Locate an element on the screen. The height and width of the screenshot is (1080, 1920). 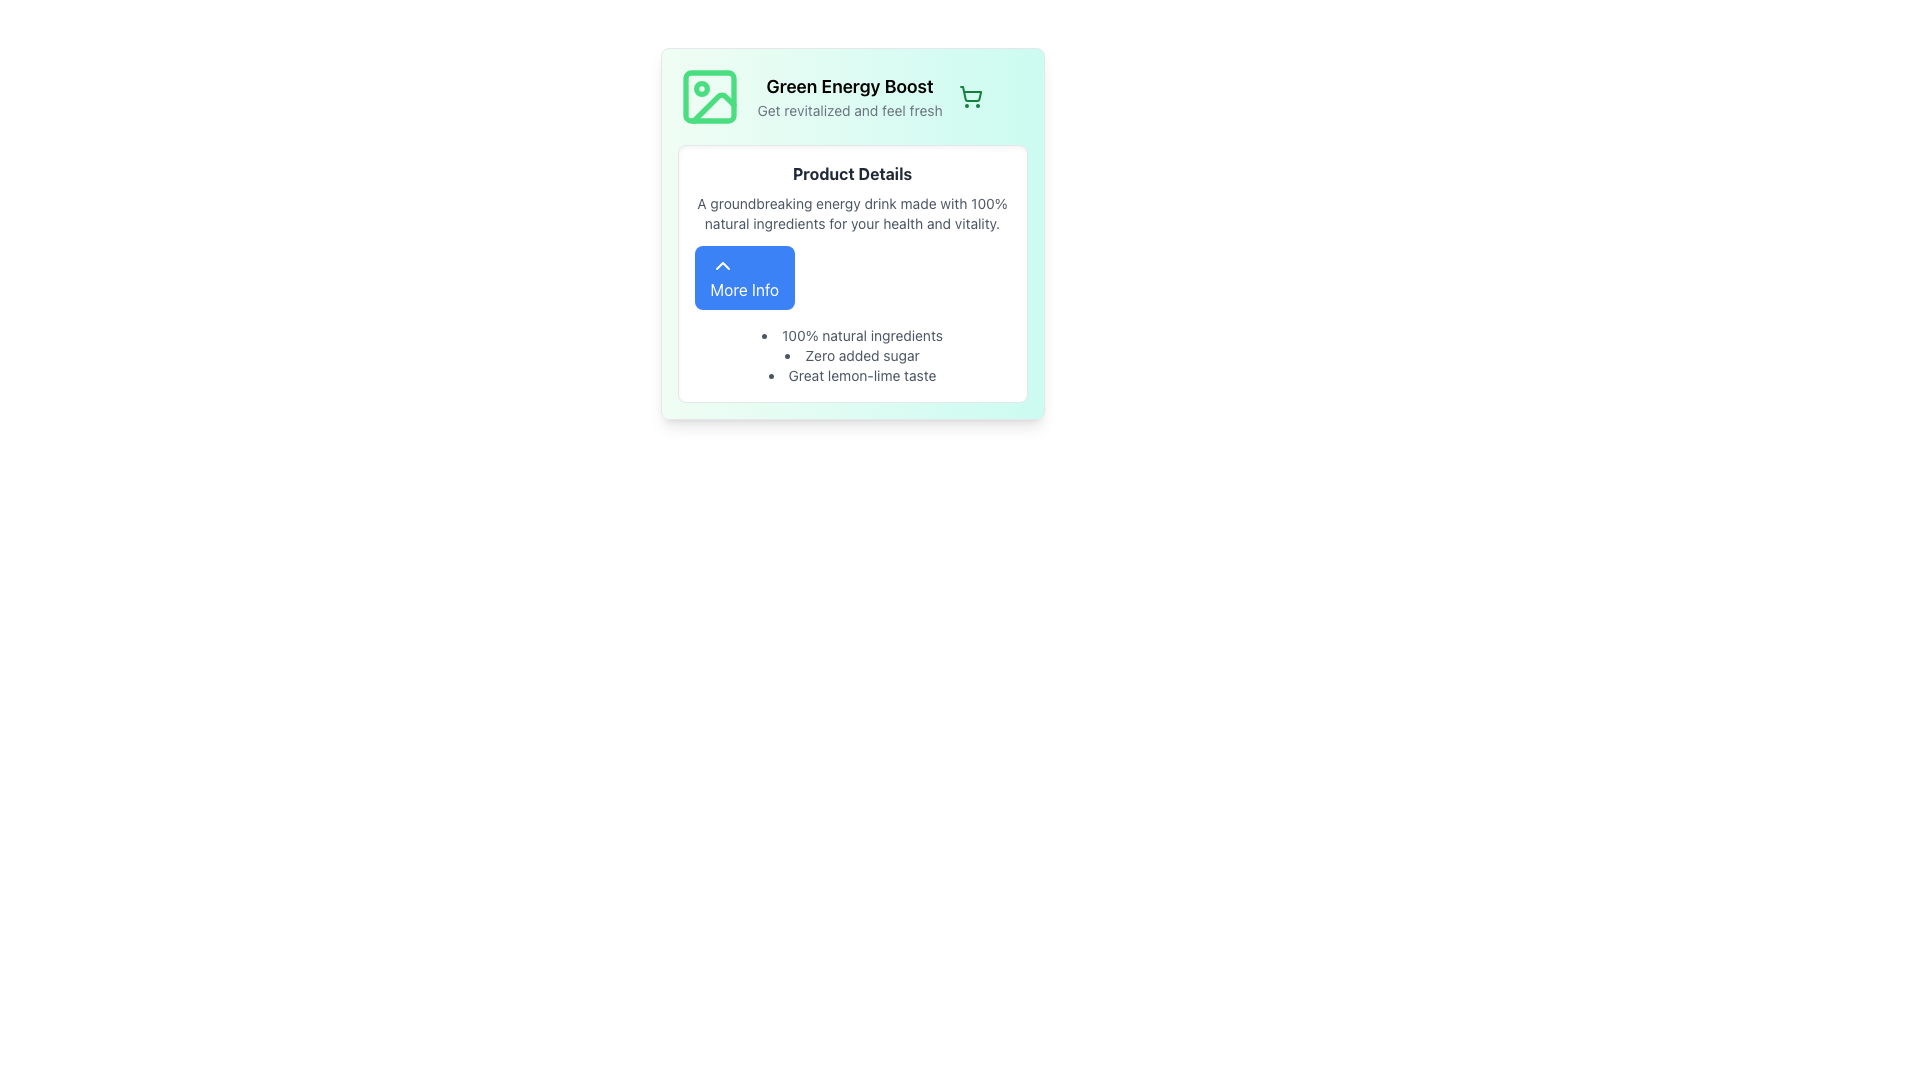
the title 'Green Energy Boost' or subtitle 'Get revitalized and feel fresh' of the Information banner located at the top of the product card is located at coordinates (852, 96).